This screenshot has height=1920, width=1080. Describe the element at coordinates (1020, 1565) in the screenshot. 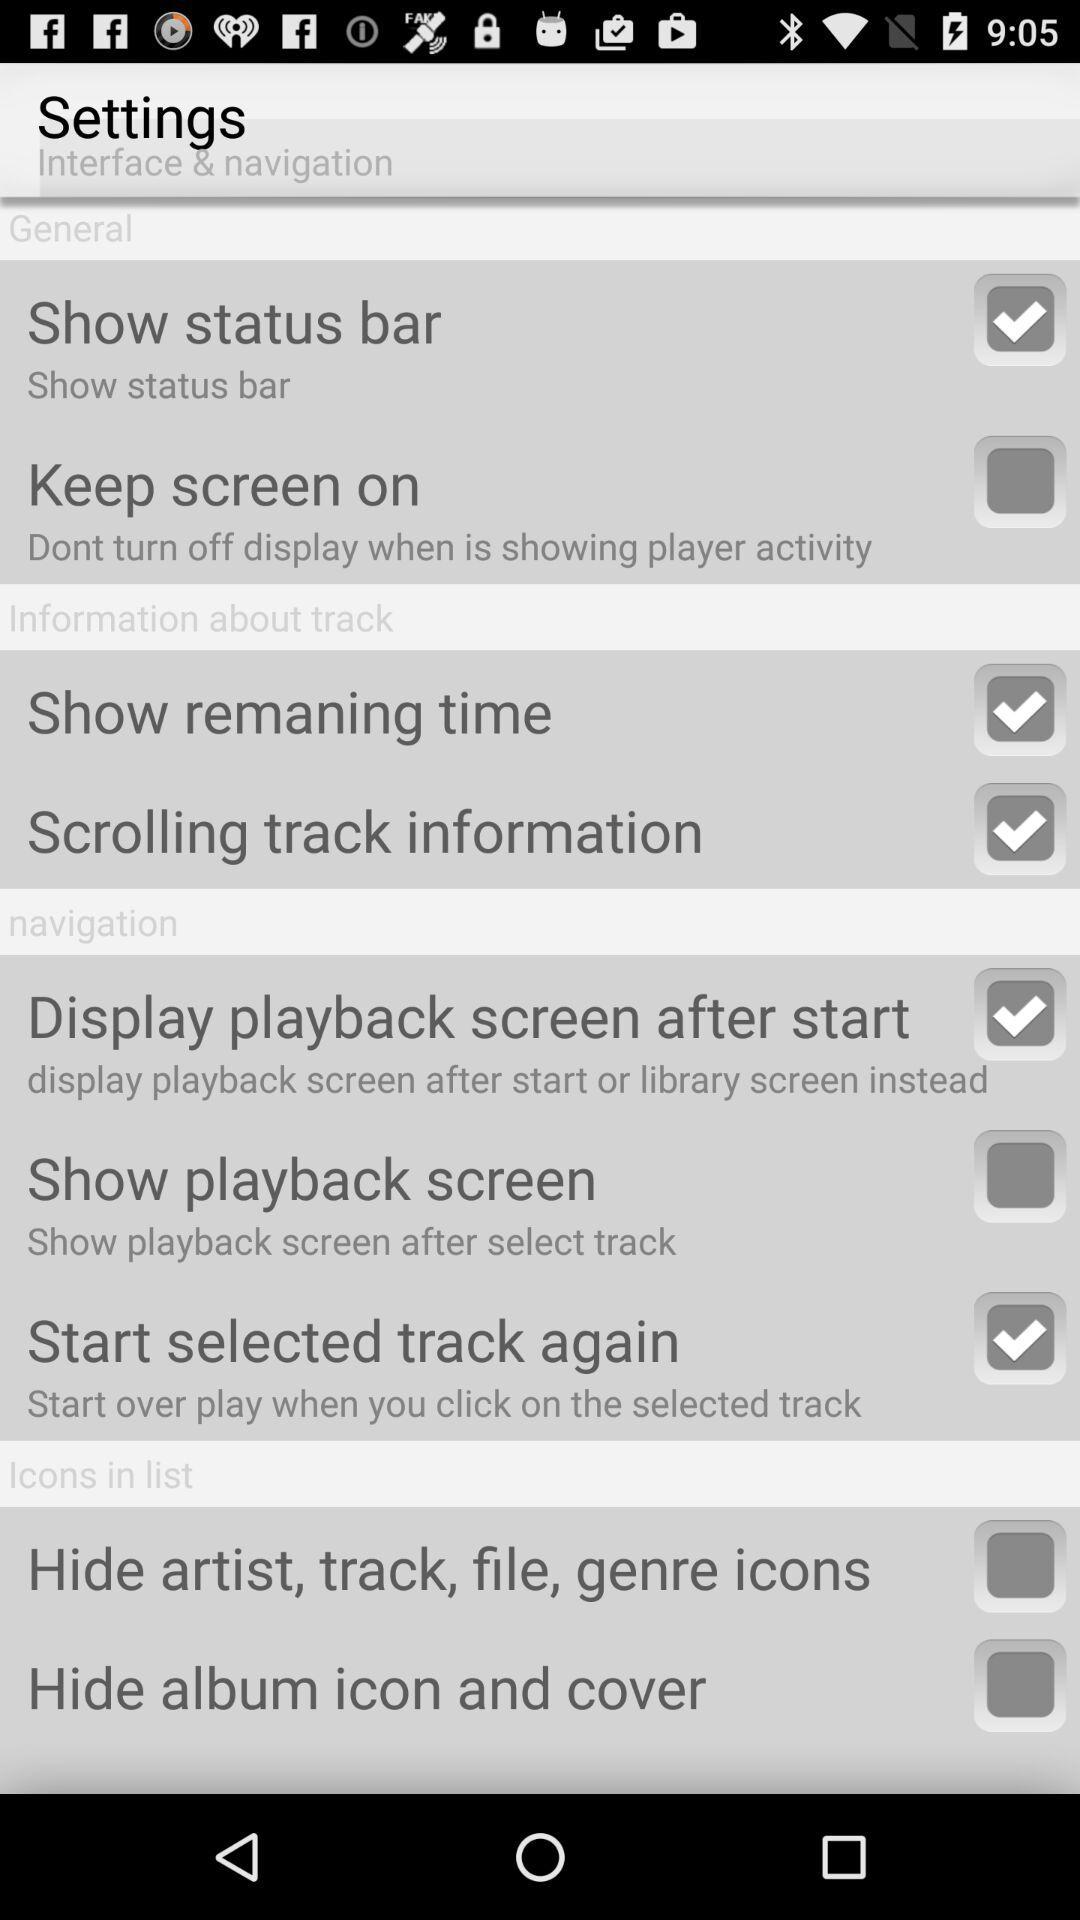

I see `here` at that location.